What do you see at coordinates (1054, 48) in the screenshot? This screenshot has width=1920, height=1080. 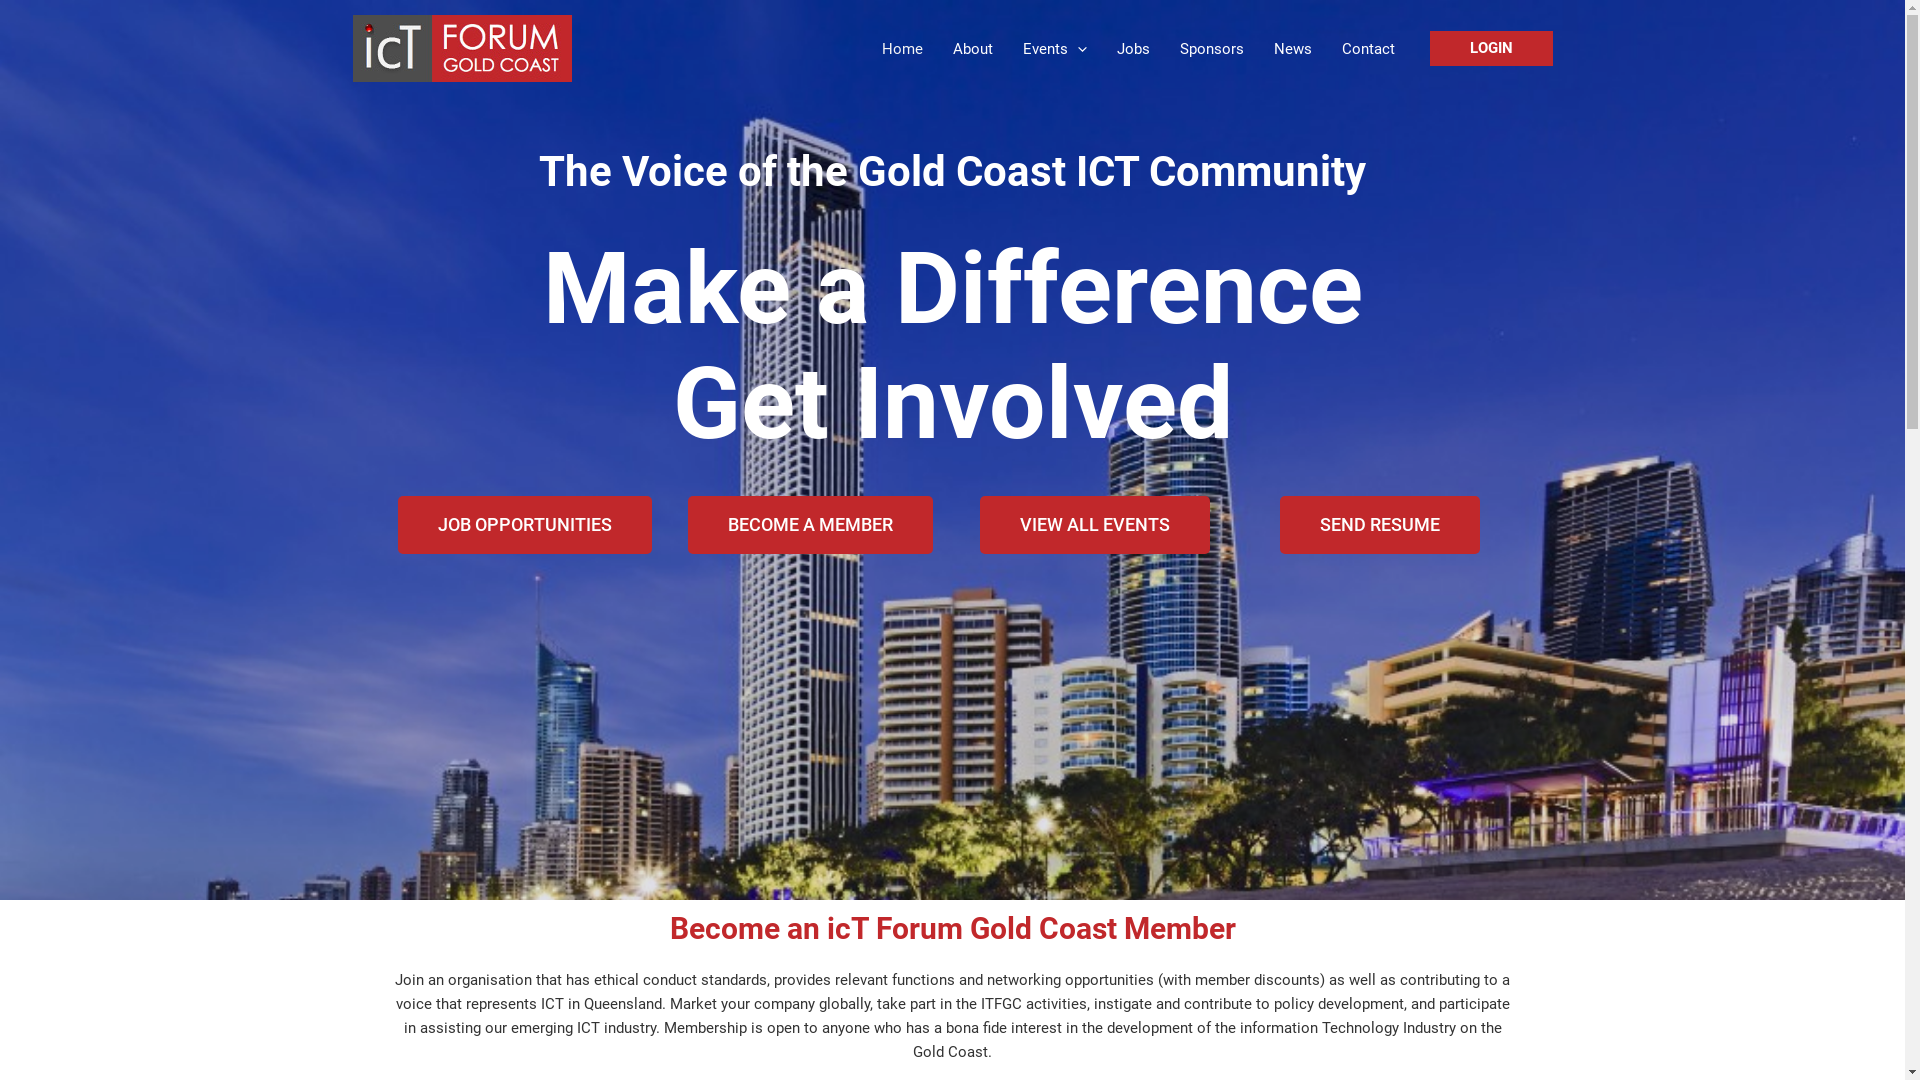 I see `'Events'` at bounding box center [1054, 48].